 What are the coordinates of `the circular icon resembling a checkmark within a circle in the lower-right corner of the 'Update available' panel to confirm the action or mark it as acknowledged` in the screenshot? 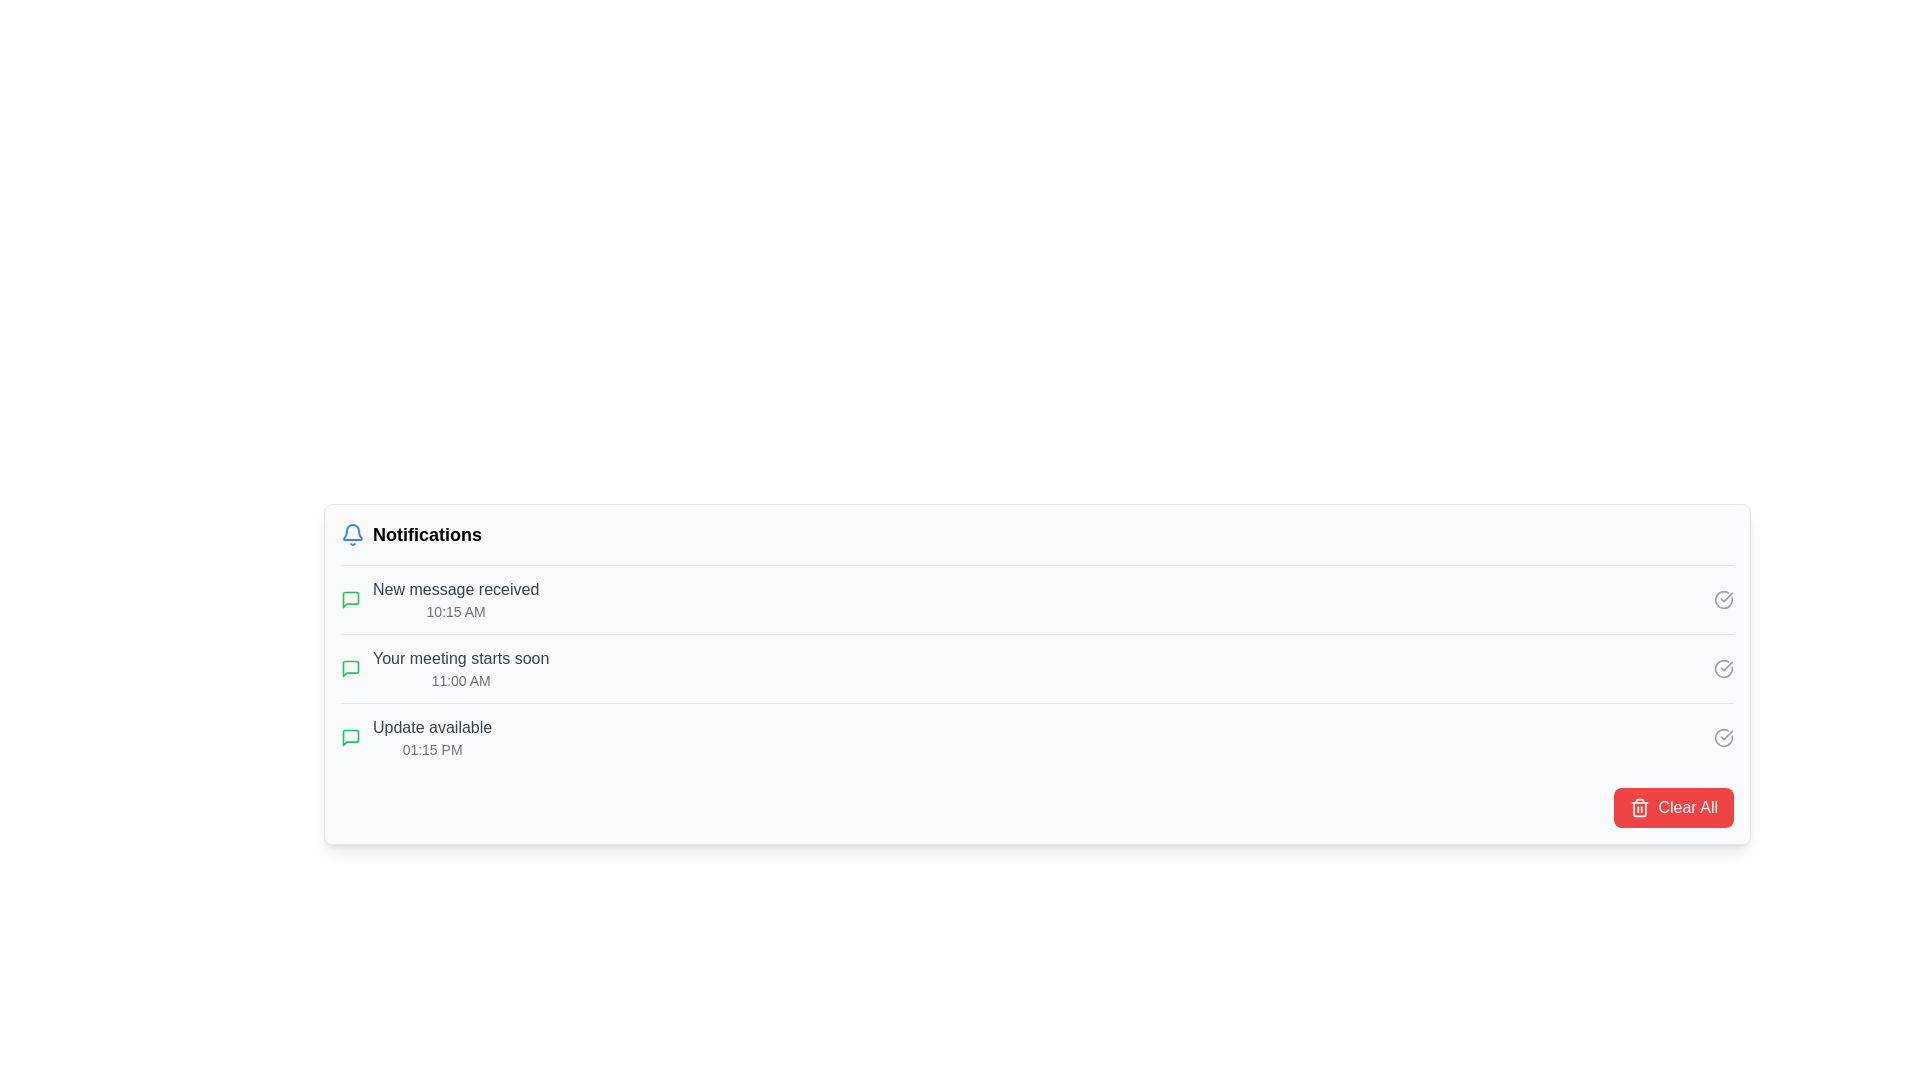 It's located at (1722, 737).